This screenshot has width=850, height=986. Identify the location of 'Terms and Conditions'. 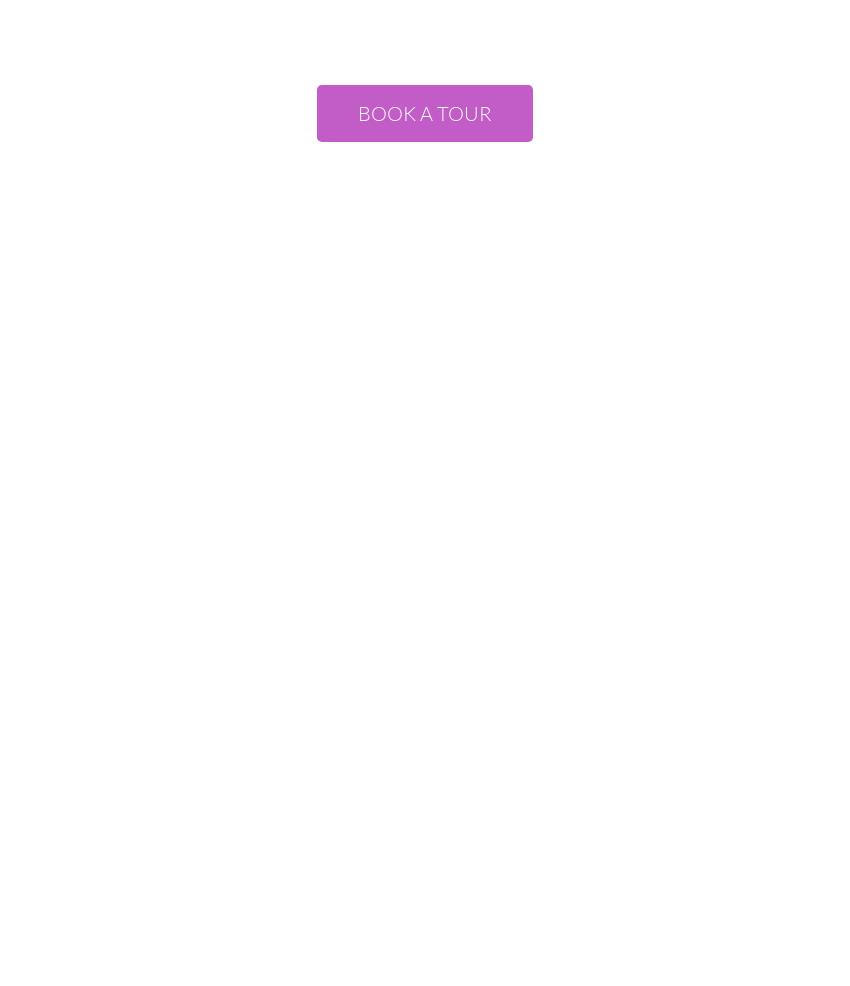
(351, 820).